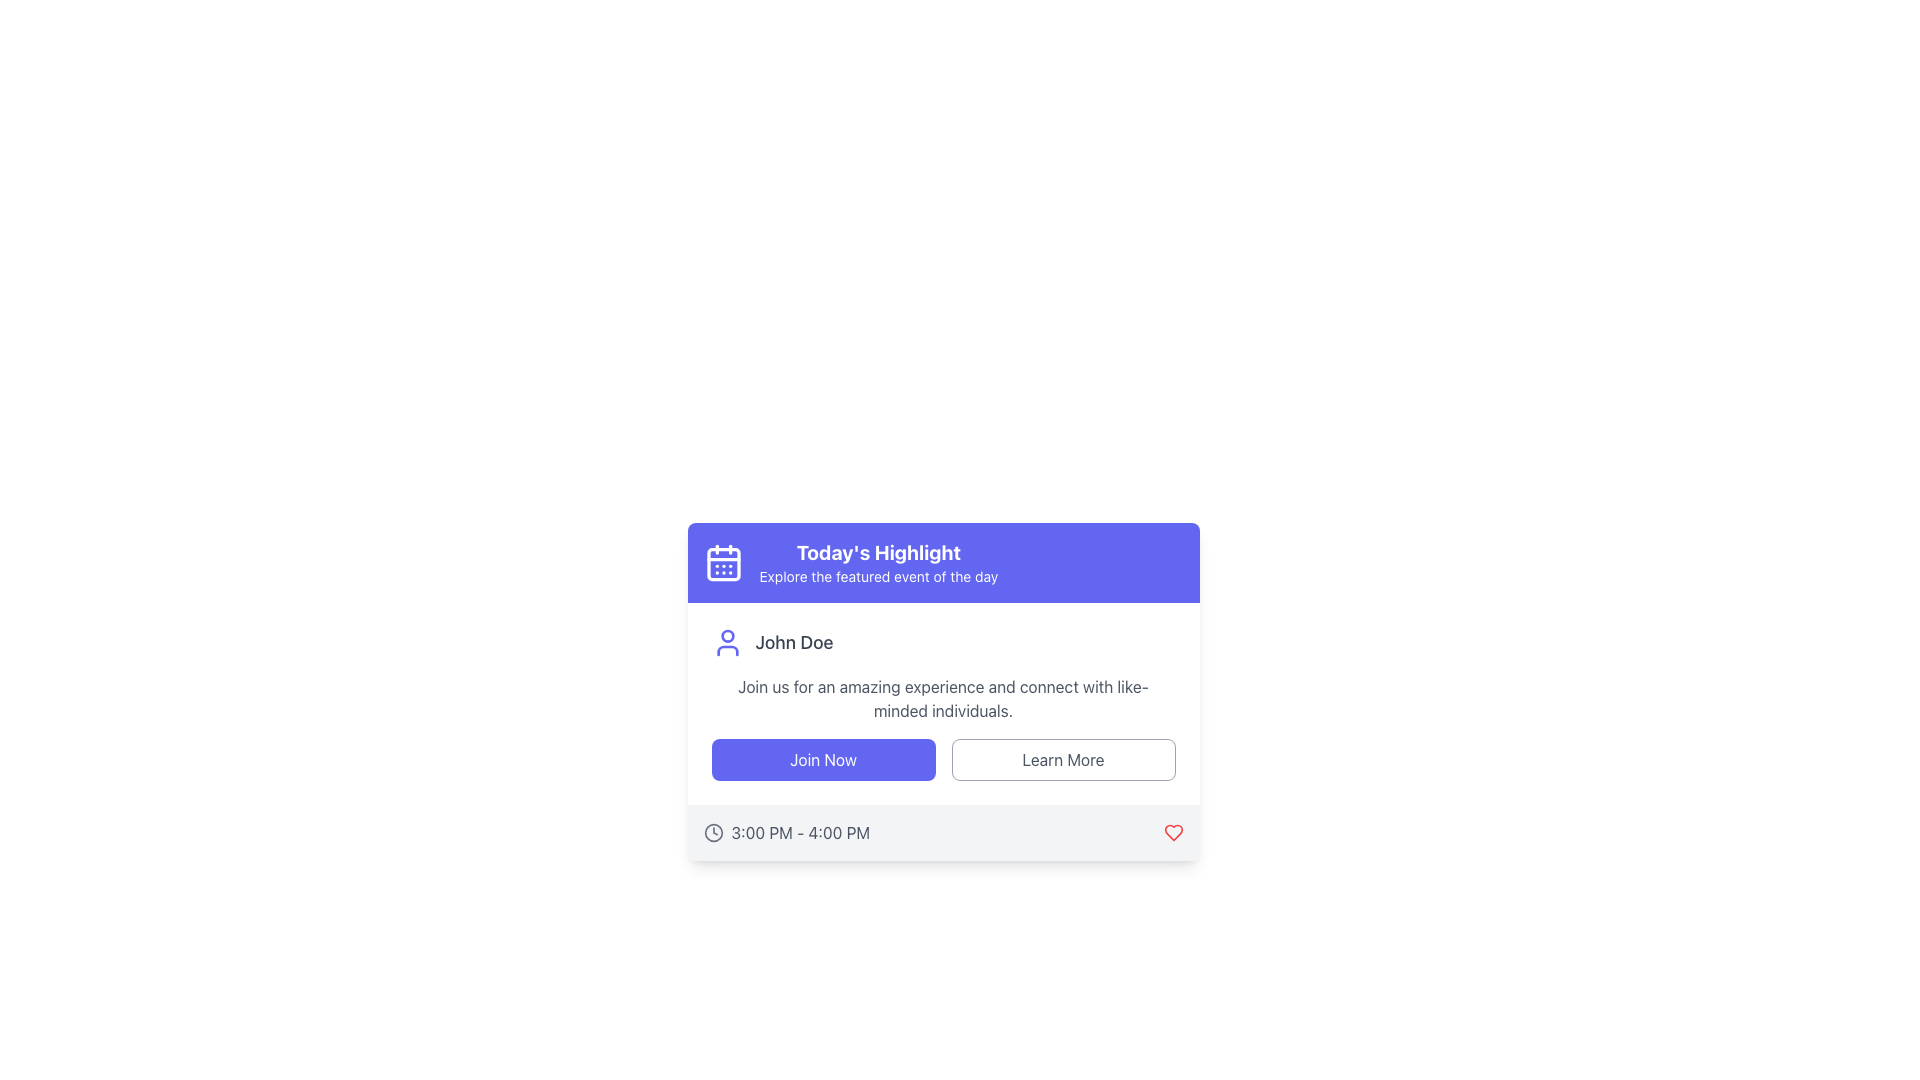 This screenshot has height=1080, width=1920. What do you see at coordinates (713, 833) in the screenshot?
I see `the circular graphical element that forms part of the clock icon located at the bottom left of a card displaying event details, left of the text '3:00 PM - 4:00 PM'` at bounding box center [713, 833].